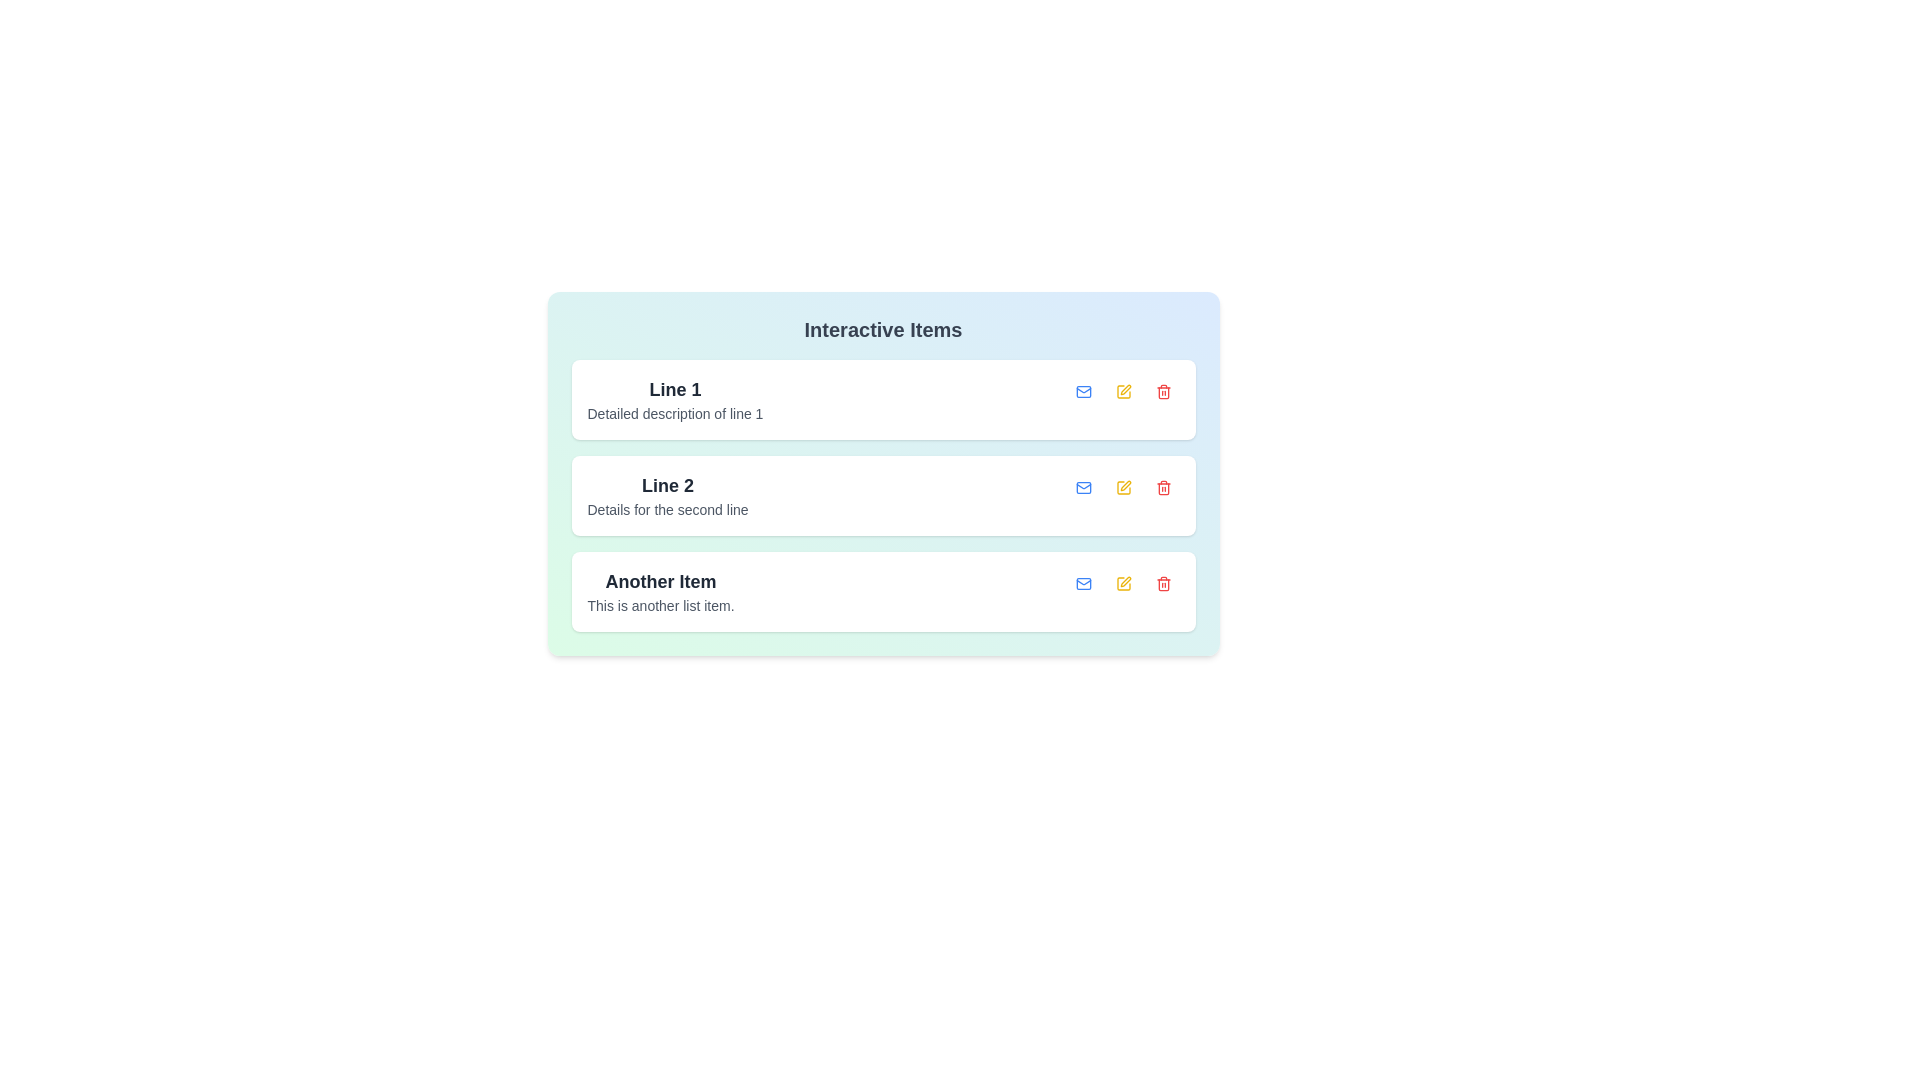 The image size is (1920, 1080). What do you see at coordinates (1082, 583) in the screenshot?
I see `the details button for the item titled 'Another Item'` at bounding box center [1082, 583].